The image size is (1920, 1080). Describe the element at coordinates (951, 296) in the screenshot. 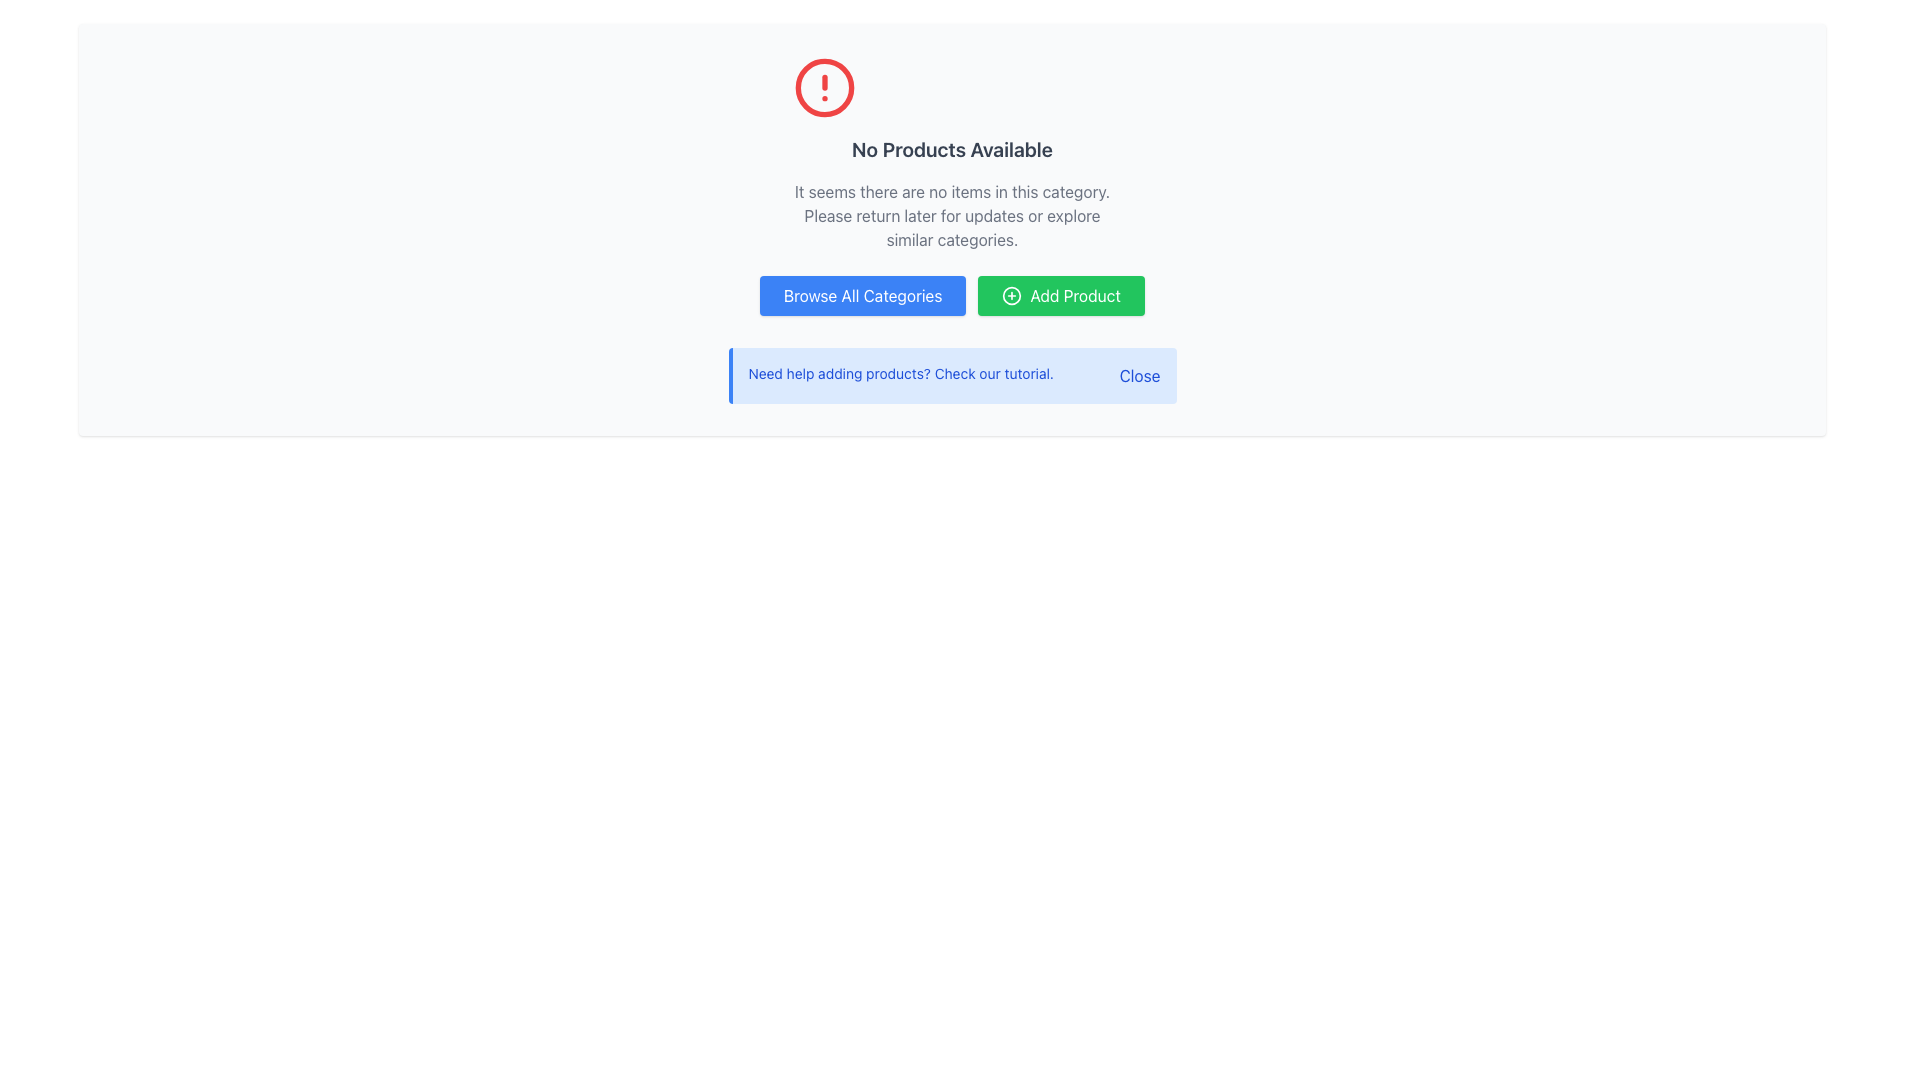

I see `the blue 'Browse All Categories' button in the horizontal button group` at that location.